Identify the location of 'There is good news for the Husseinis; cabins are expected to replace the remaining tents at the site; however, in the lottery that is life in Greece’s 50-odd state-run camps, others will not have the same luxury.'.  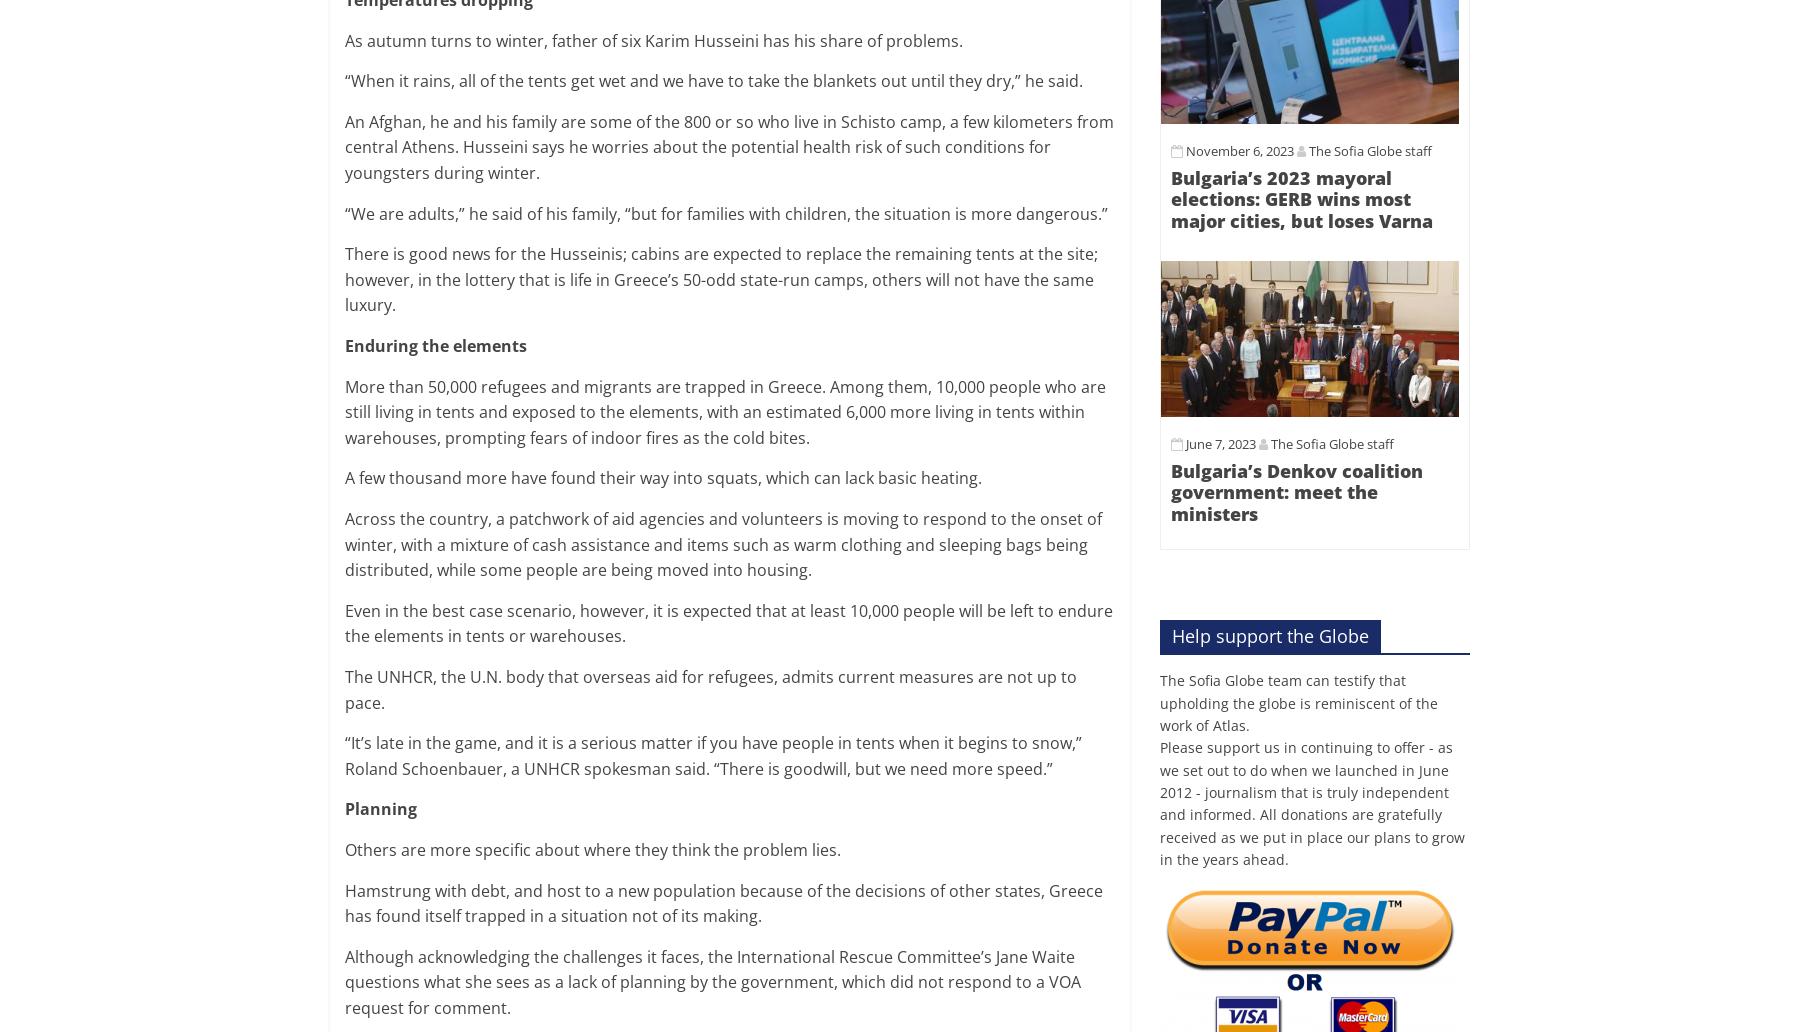
(345, 279).